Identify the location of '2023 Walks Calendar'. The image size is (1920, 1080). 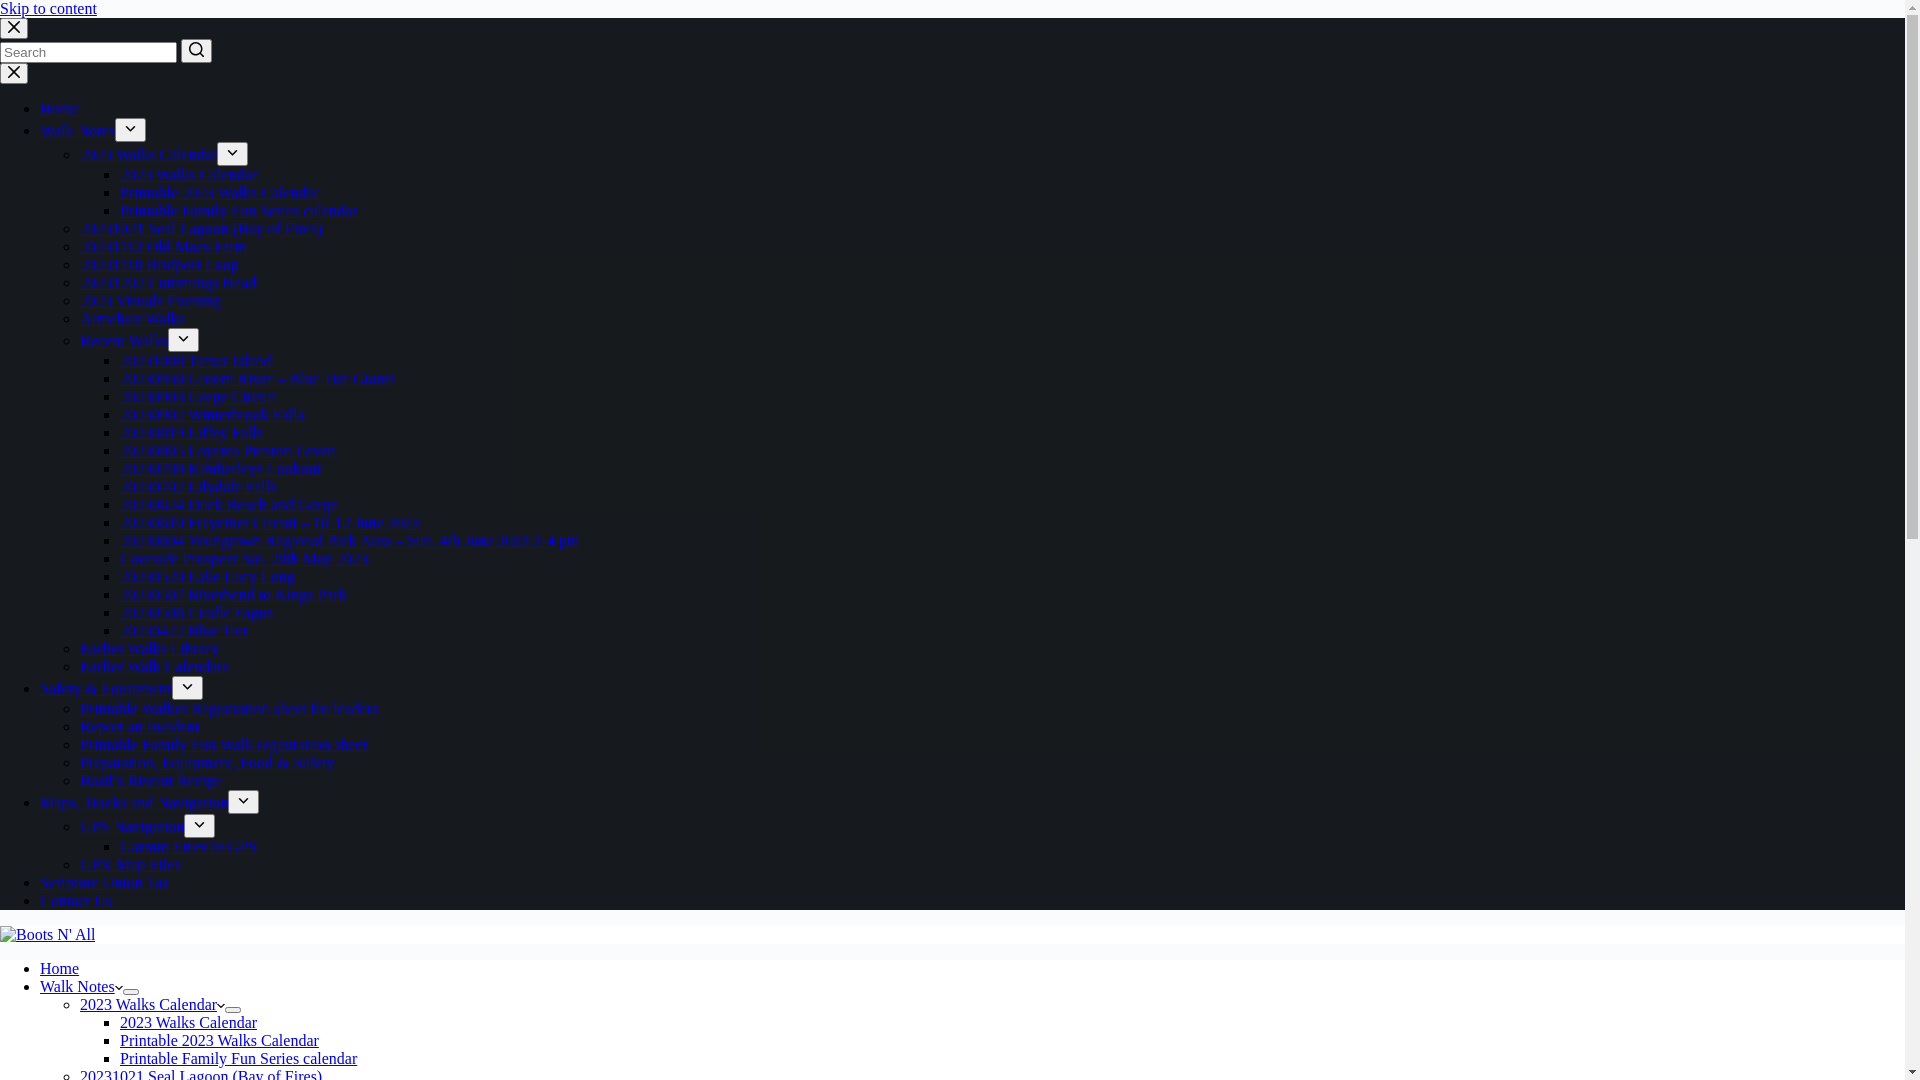
(147, 153).